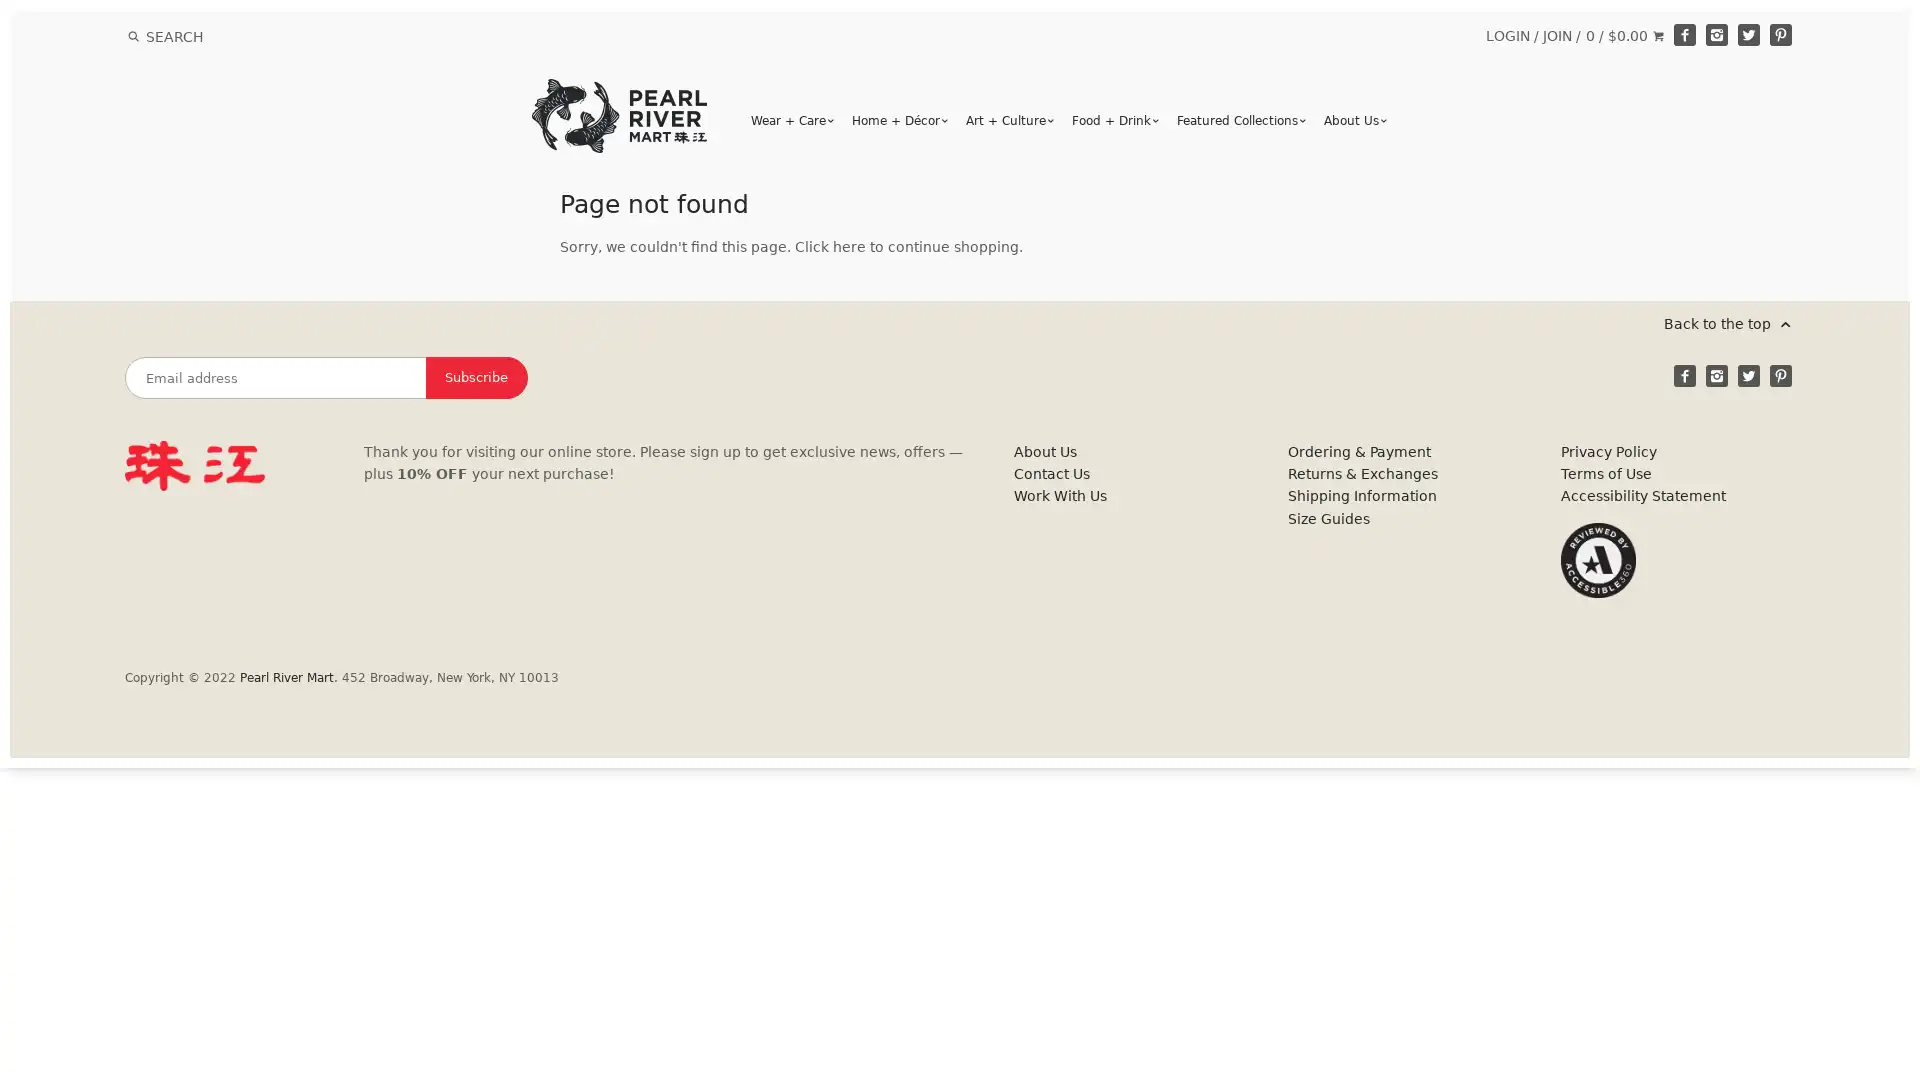  What do you see at coordinates (475, 450) in the screenshot?
I see `Subscribe` at bounding box center [475, 450].